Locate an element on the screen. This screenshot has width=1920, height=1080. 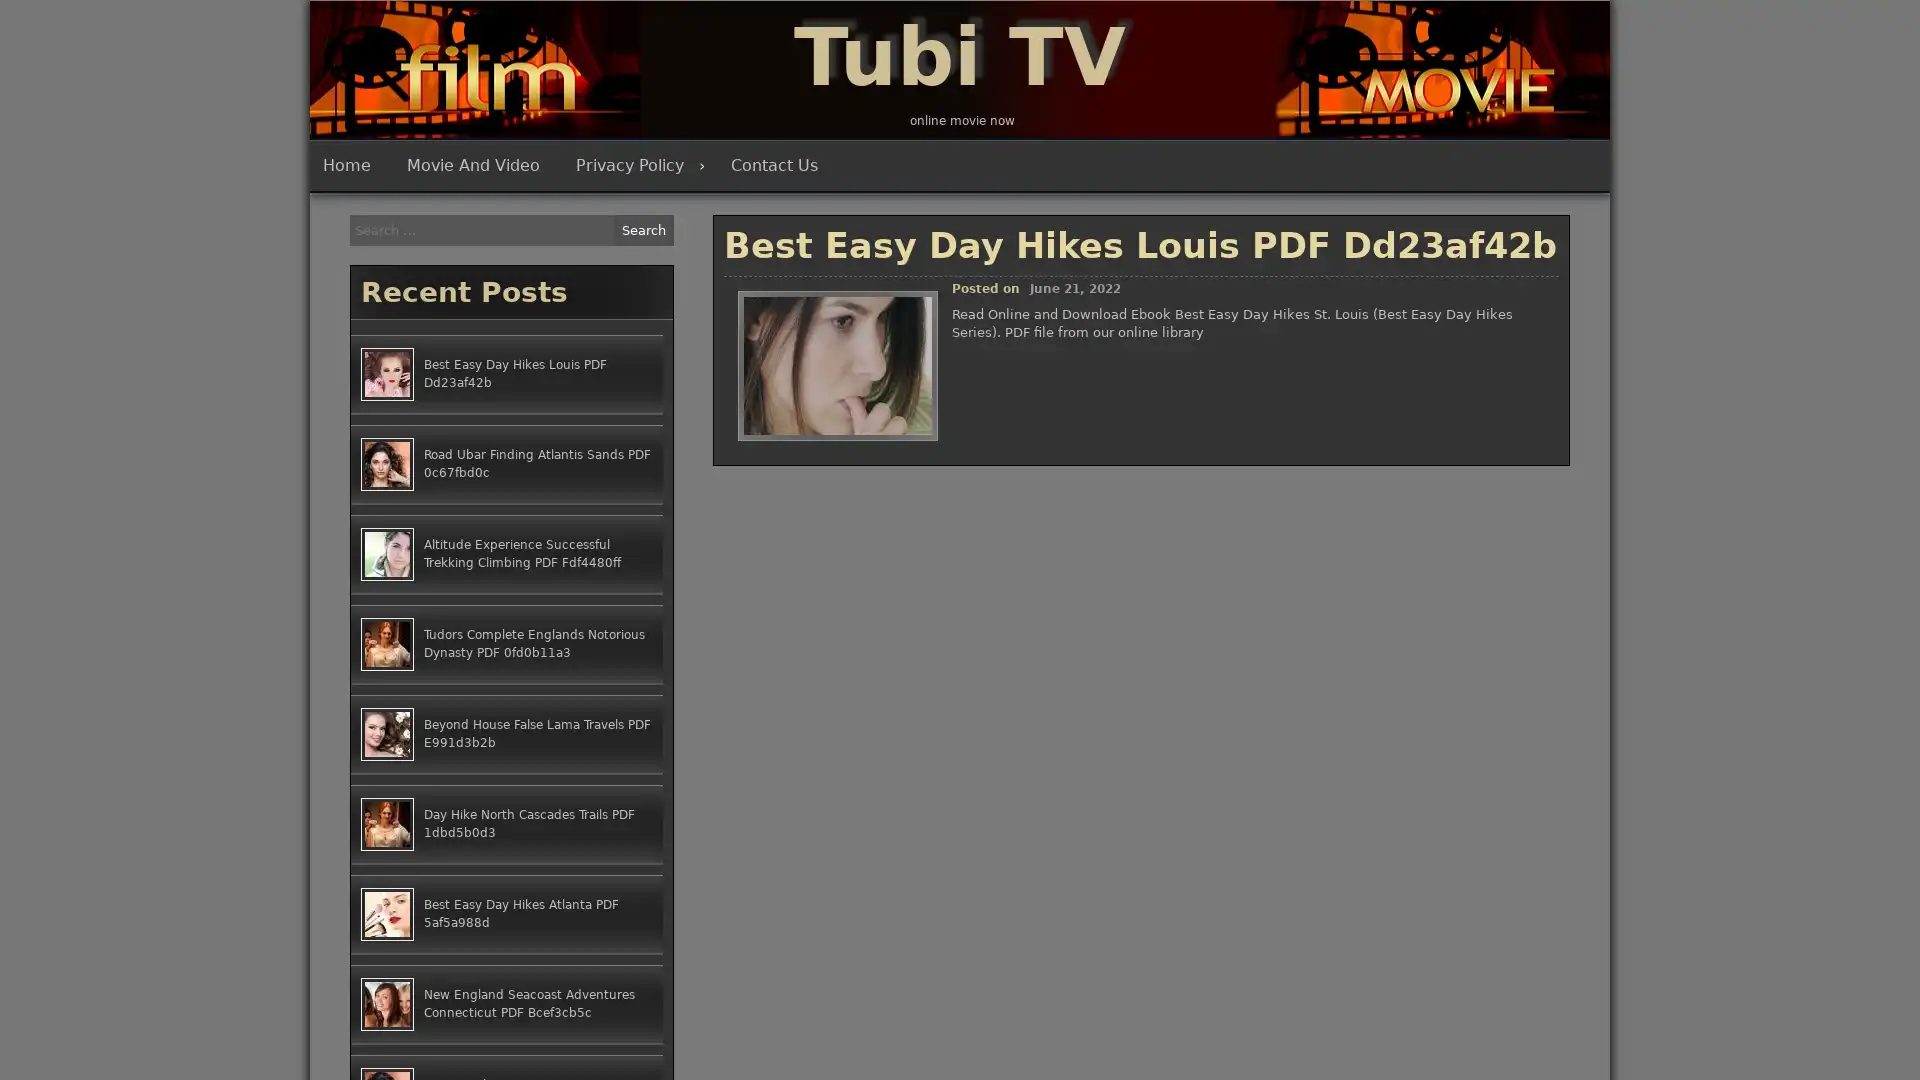
Search is located at coordinates (643, 229).